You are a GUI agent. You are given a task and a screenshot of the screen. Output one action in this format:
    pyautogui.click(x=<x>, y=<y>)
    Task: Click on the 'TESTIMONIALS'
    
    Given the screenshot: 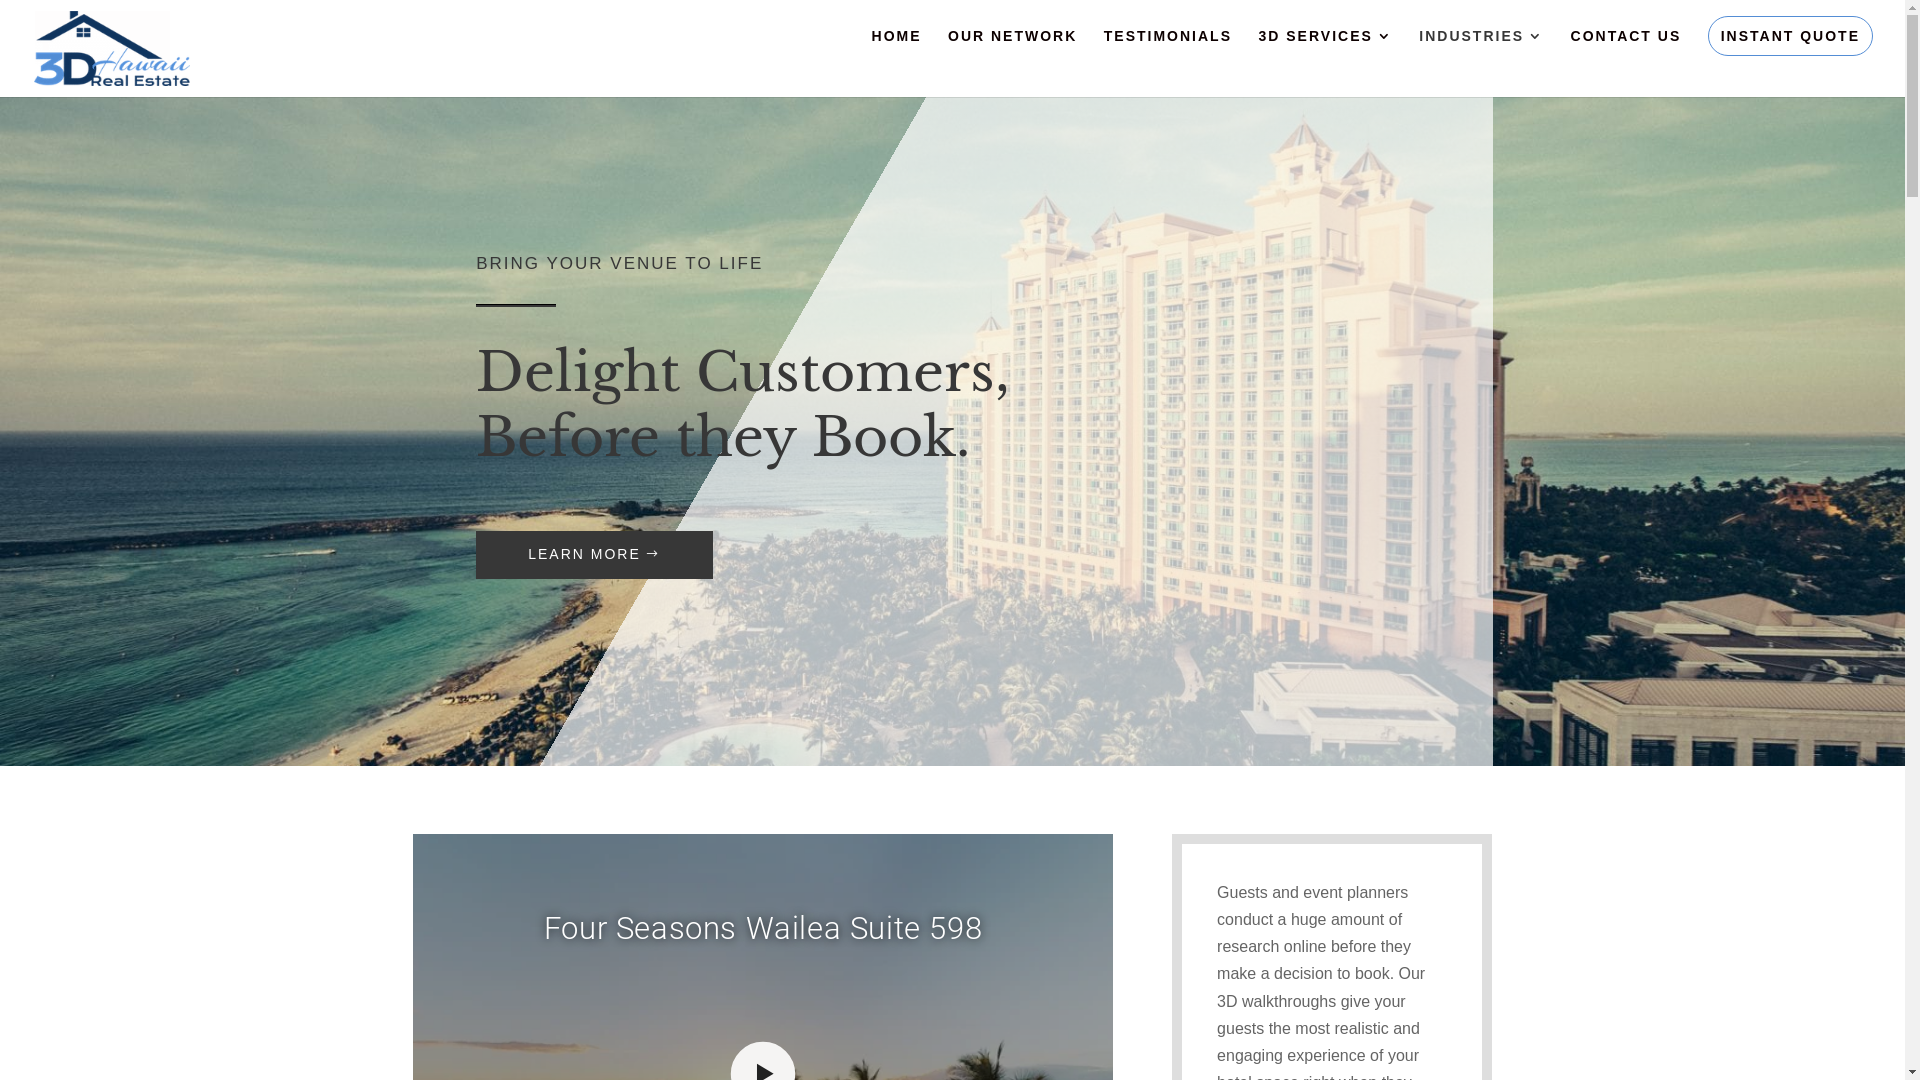 What is the action you would take?
    pyautogui.click(x=1103, y=61)
    